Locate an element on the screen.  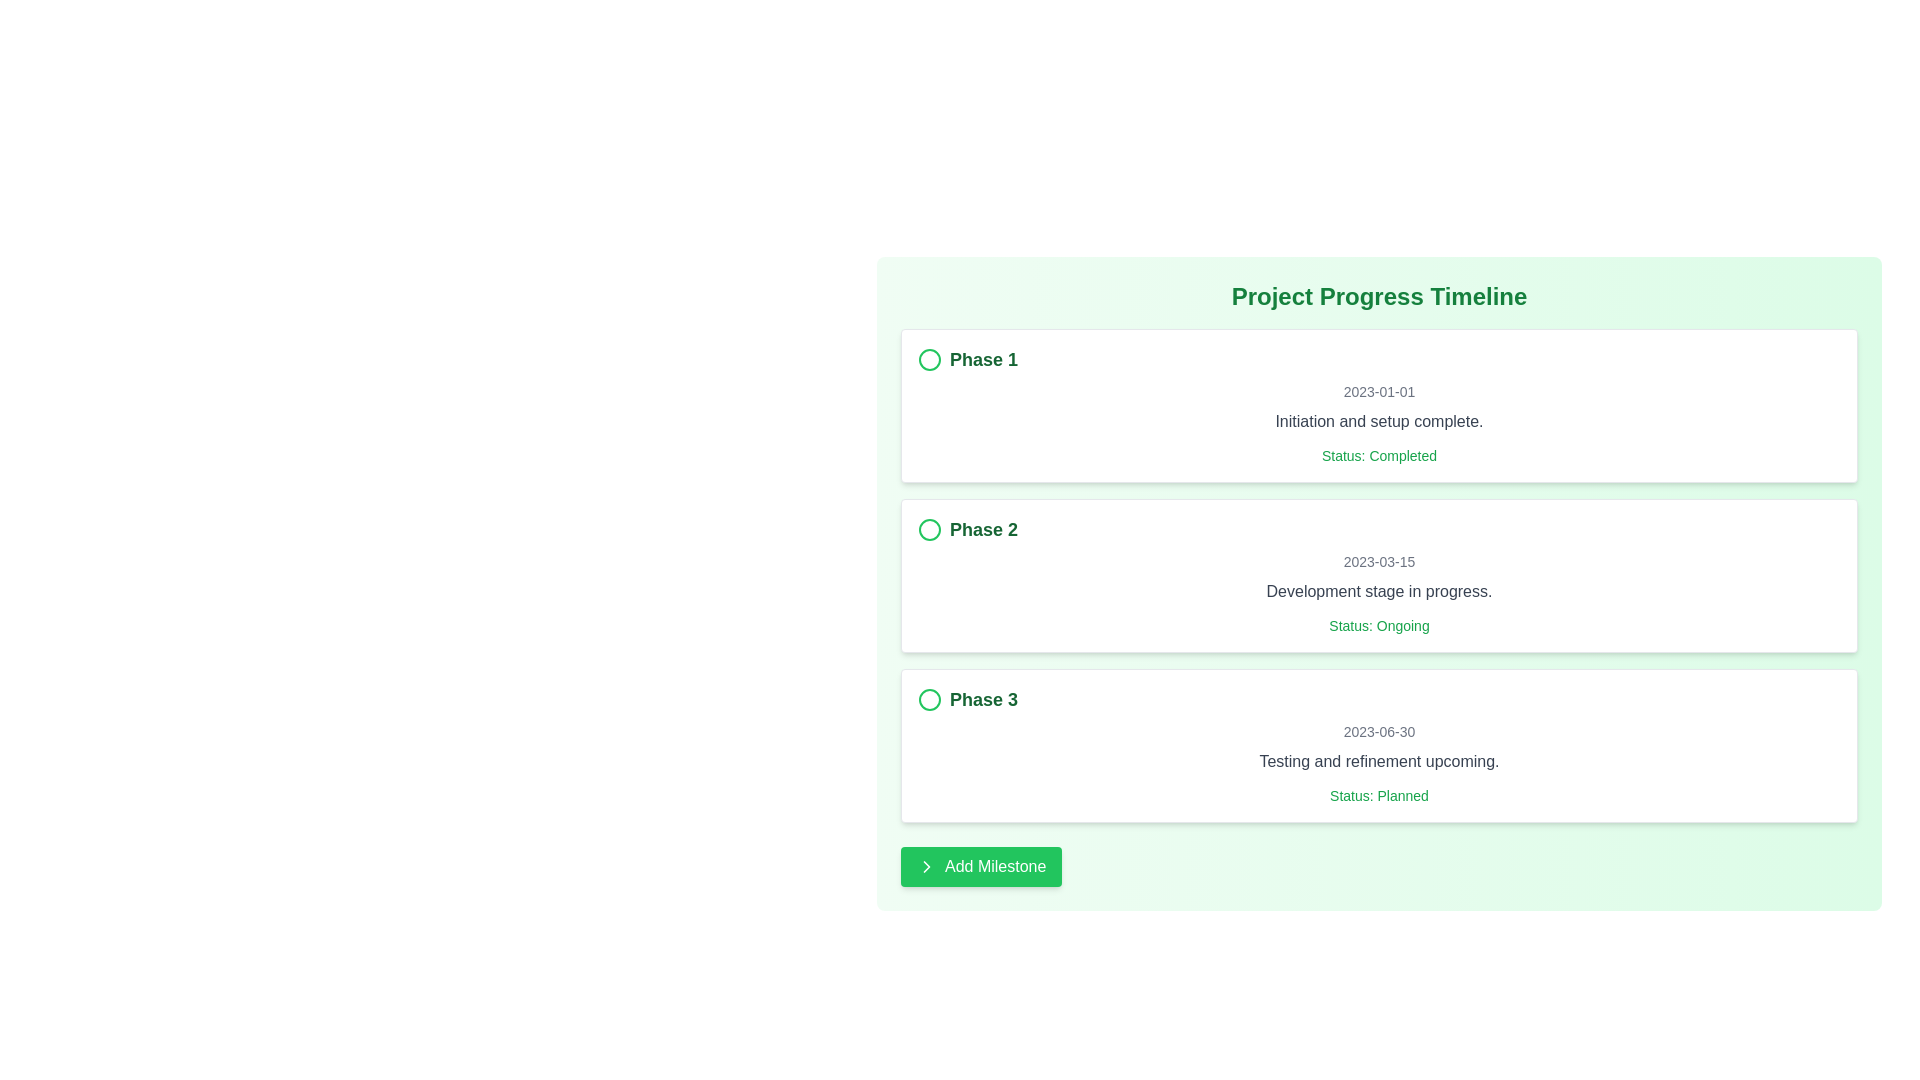
the text label that provides a status description or milestone note, located in the first card of the vertically stacked layout, between the '2023-01-01' label and 'Status: Completed' label is located at coordinates (1378, 420).